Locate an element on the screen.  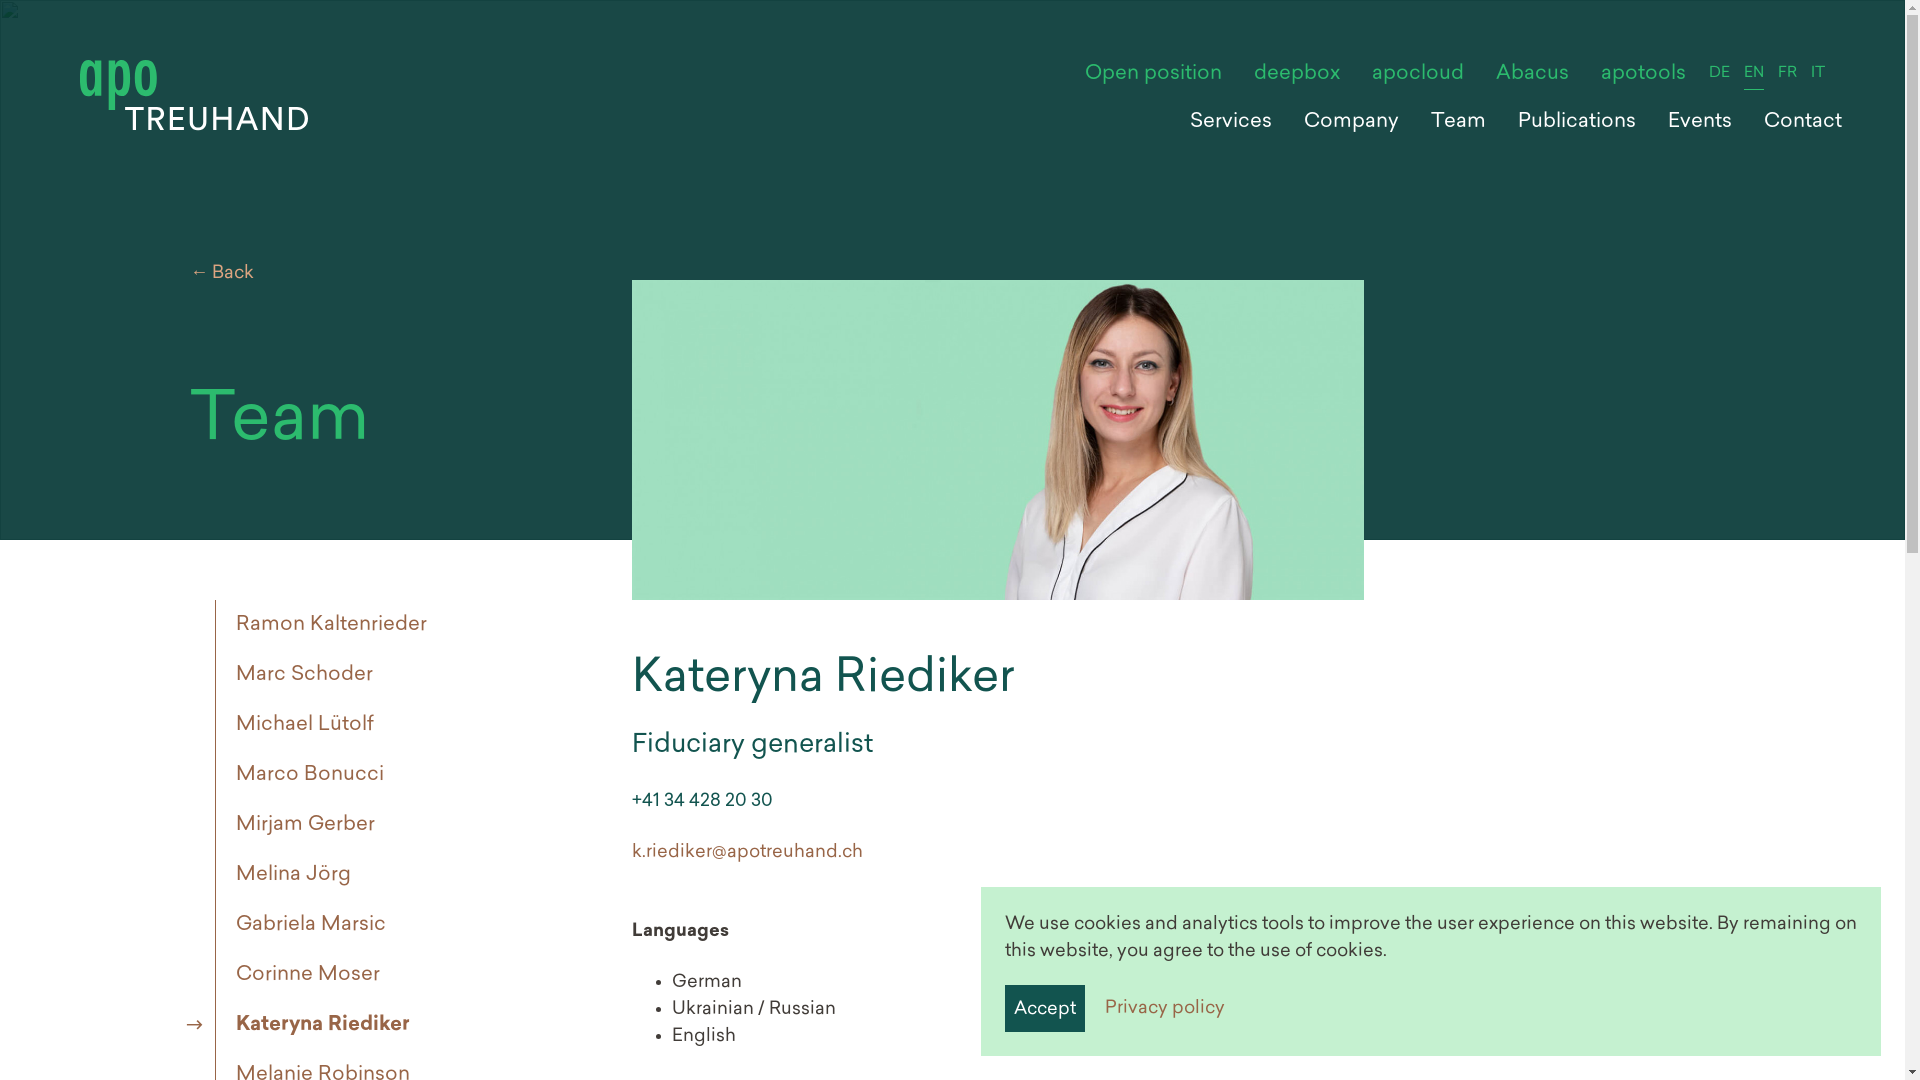
'Open position' is located at coordinates (1068, 72).